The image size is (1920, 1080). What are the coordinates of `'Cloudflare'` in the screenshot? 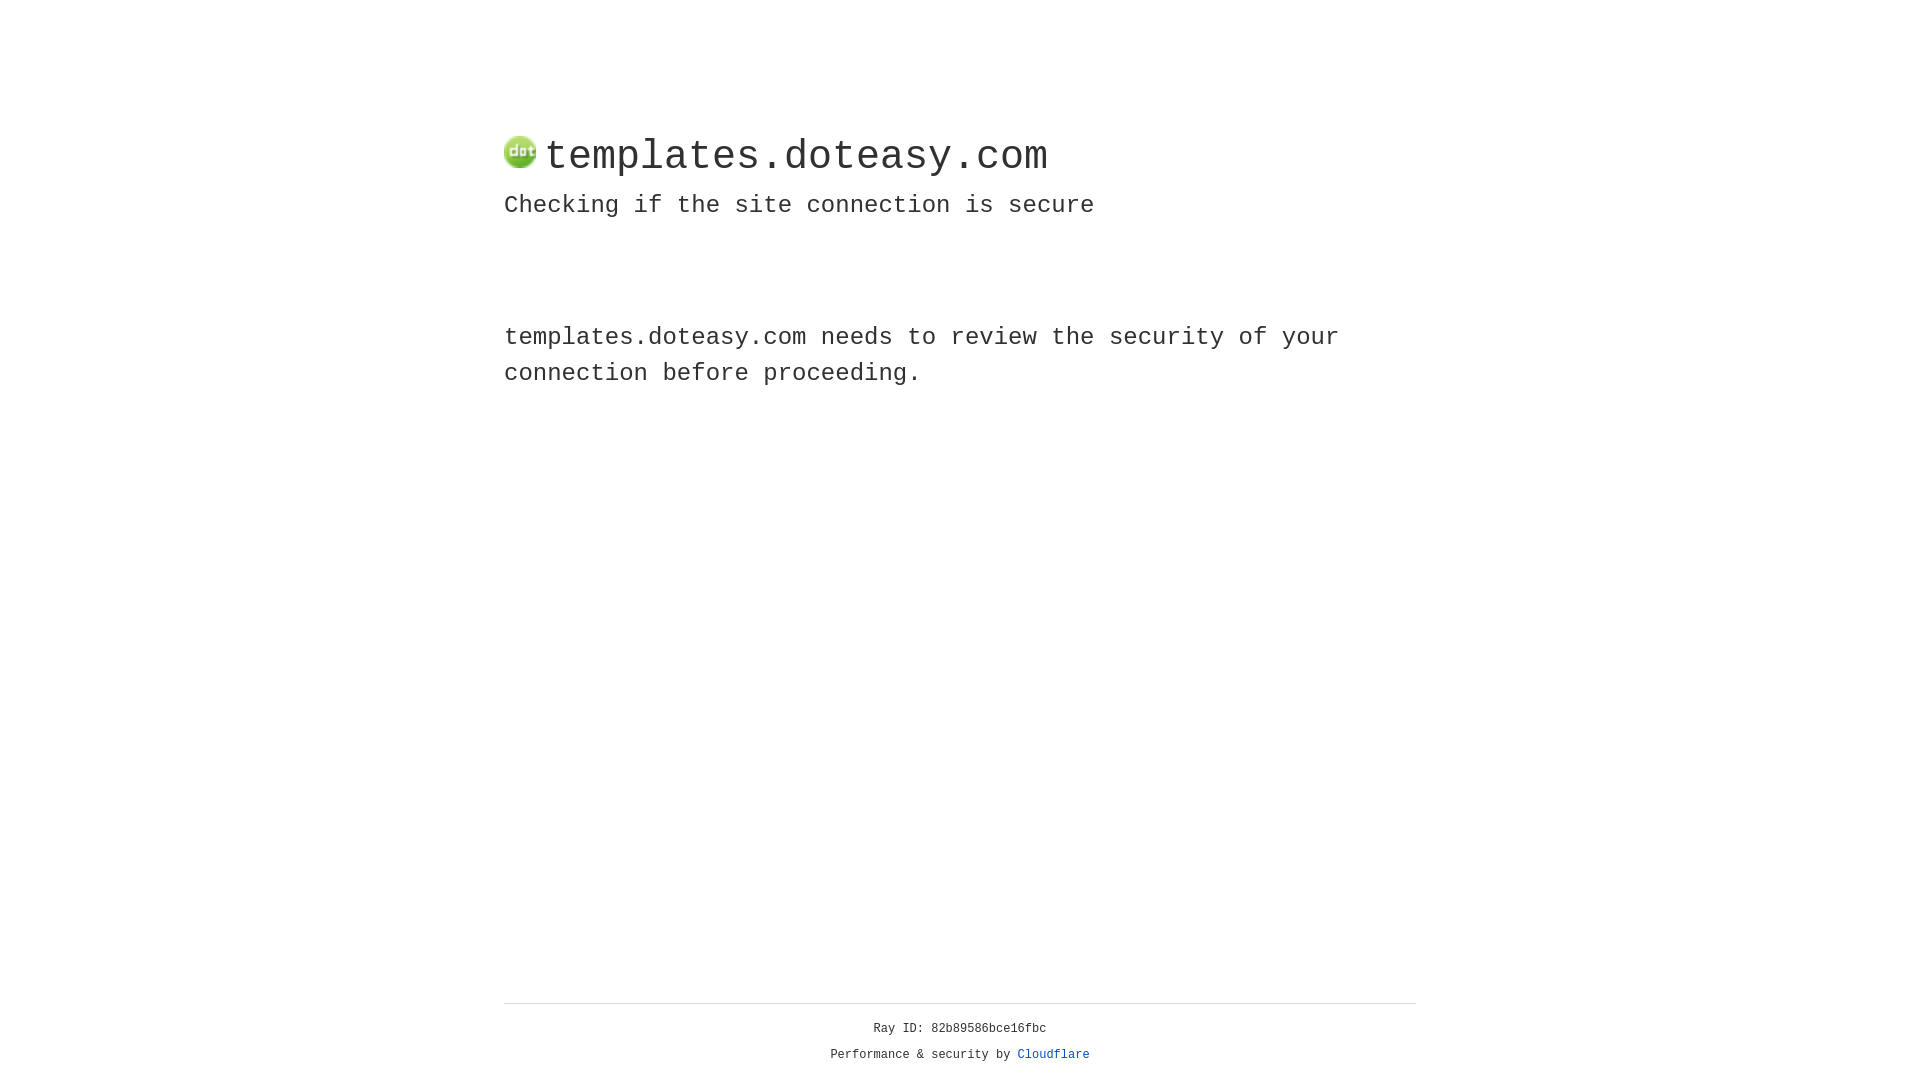 It's located at (1053, 1054).